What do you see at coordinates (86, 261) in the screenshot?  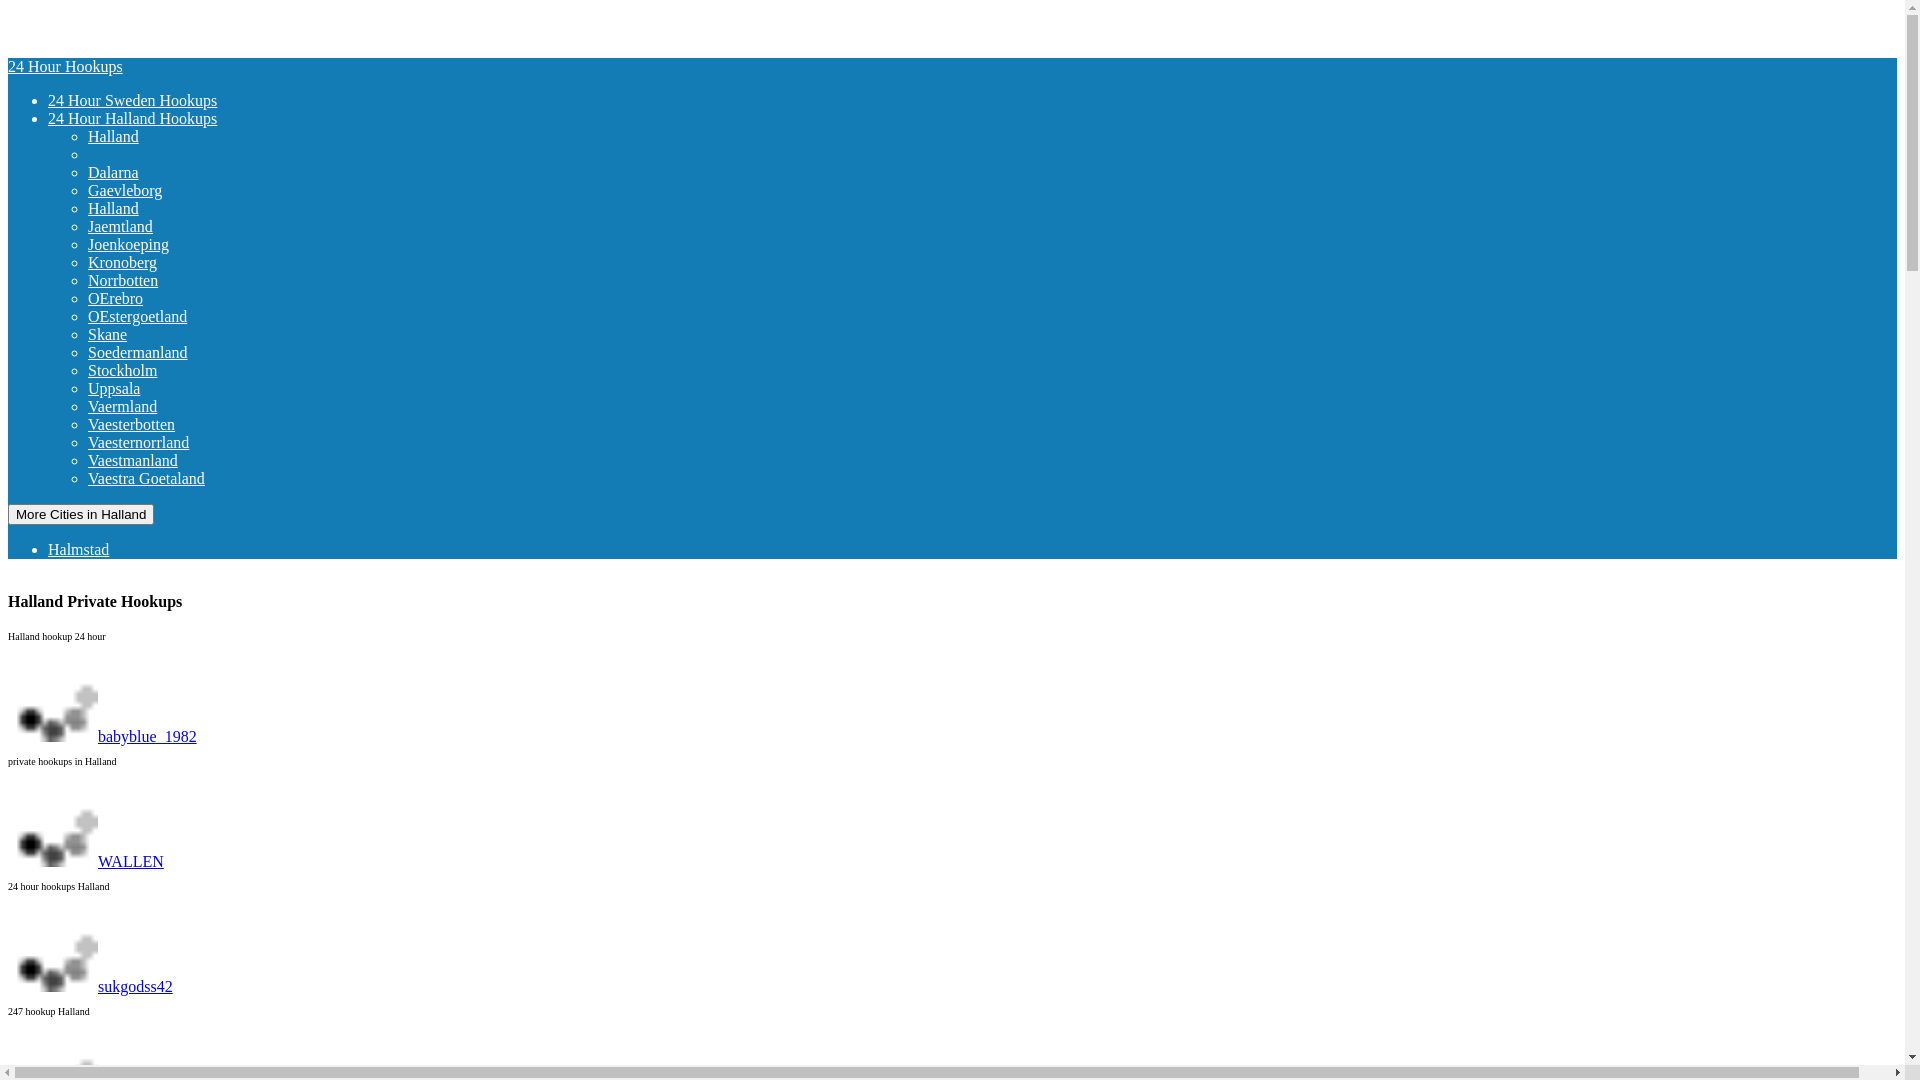 I see `'Kronoberg'` at bounding box center [86, 261].